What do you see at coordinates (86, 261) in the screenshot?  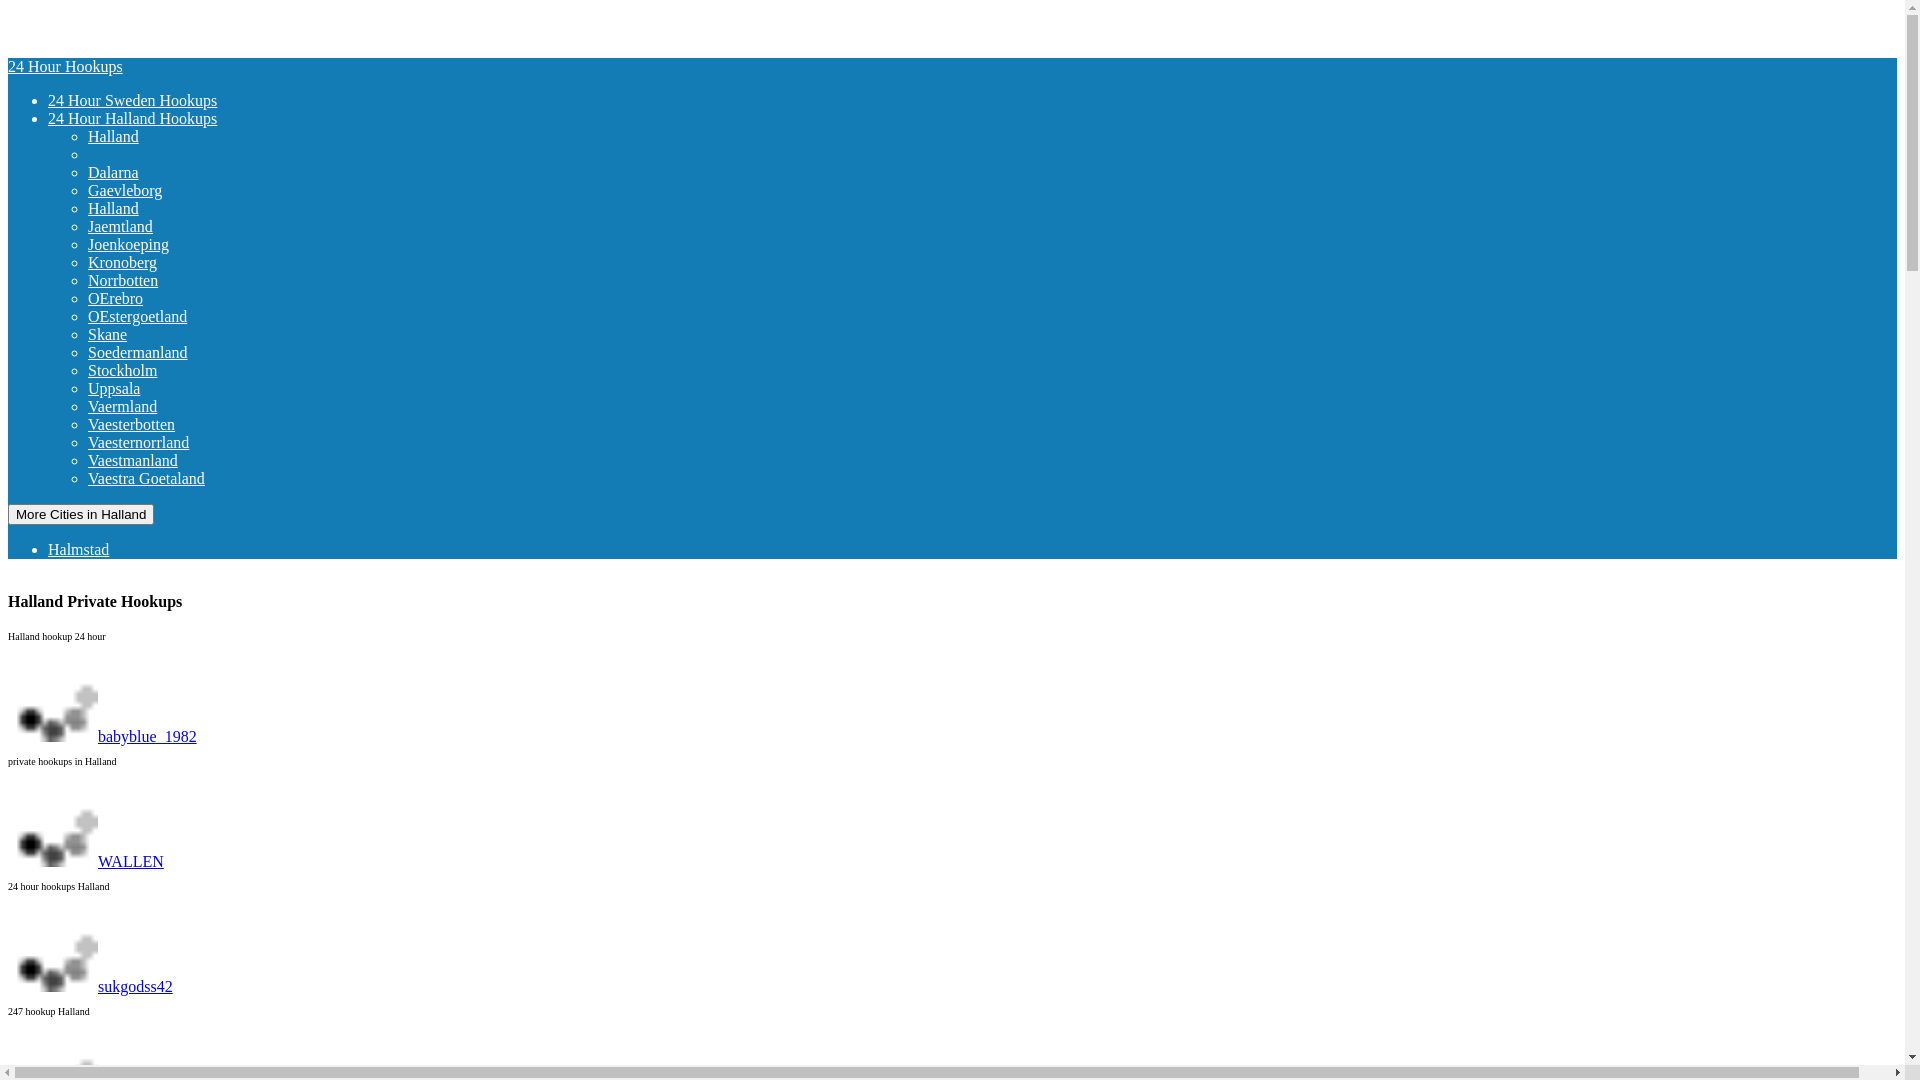 I see `'Kronoberg'` at bounding box center [86, 261].